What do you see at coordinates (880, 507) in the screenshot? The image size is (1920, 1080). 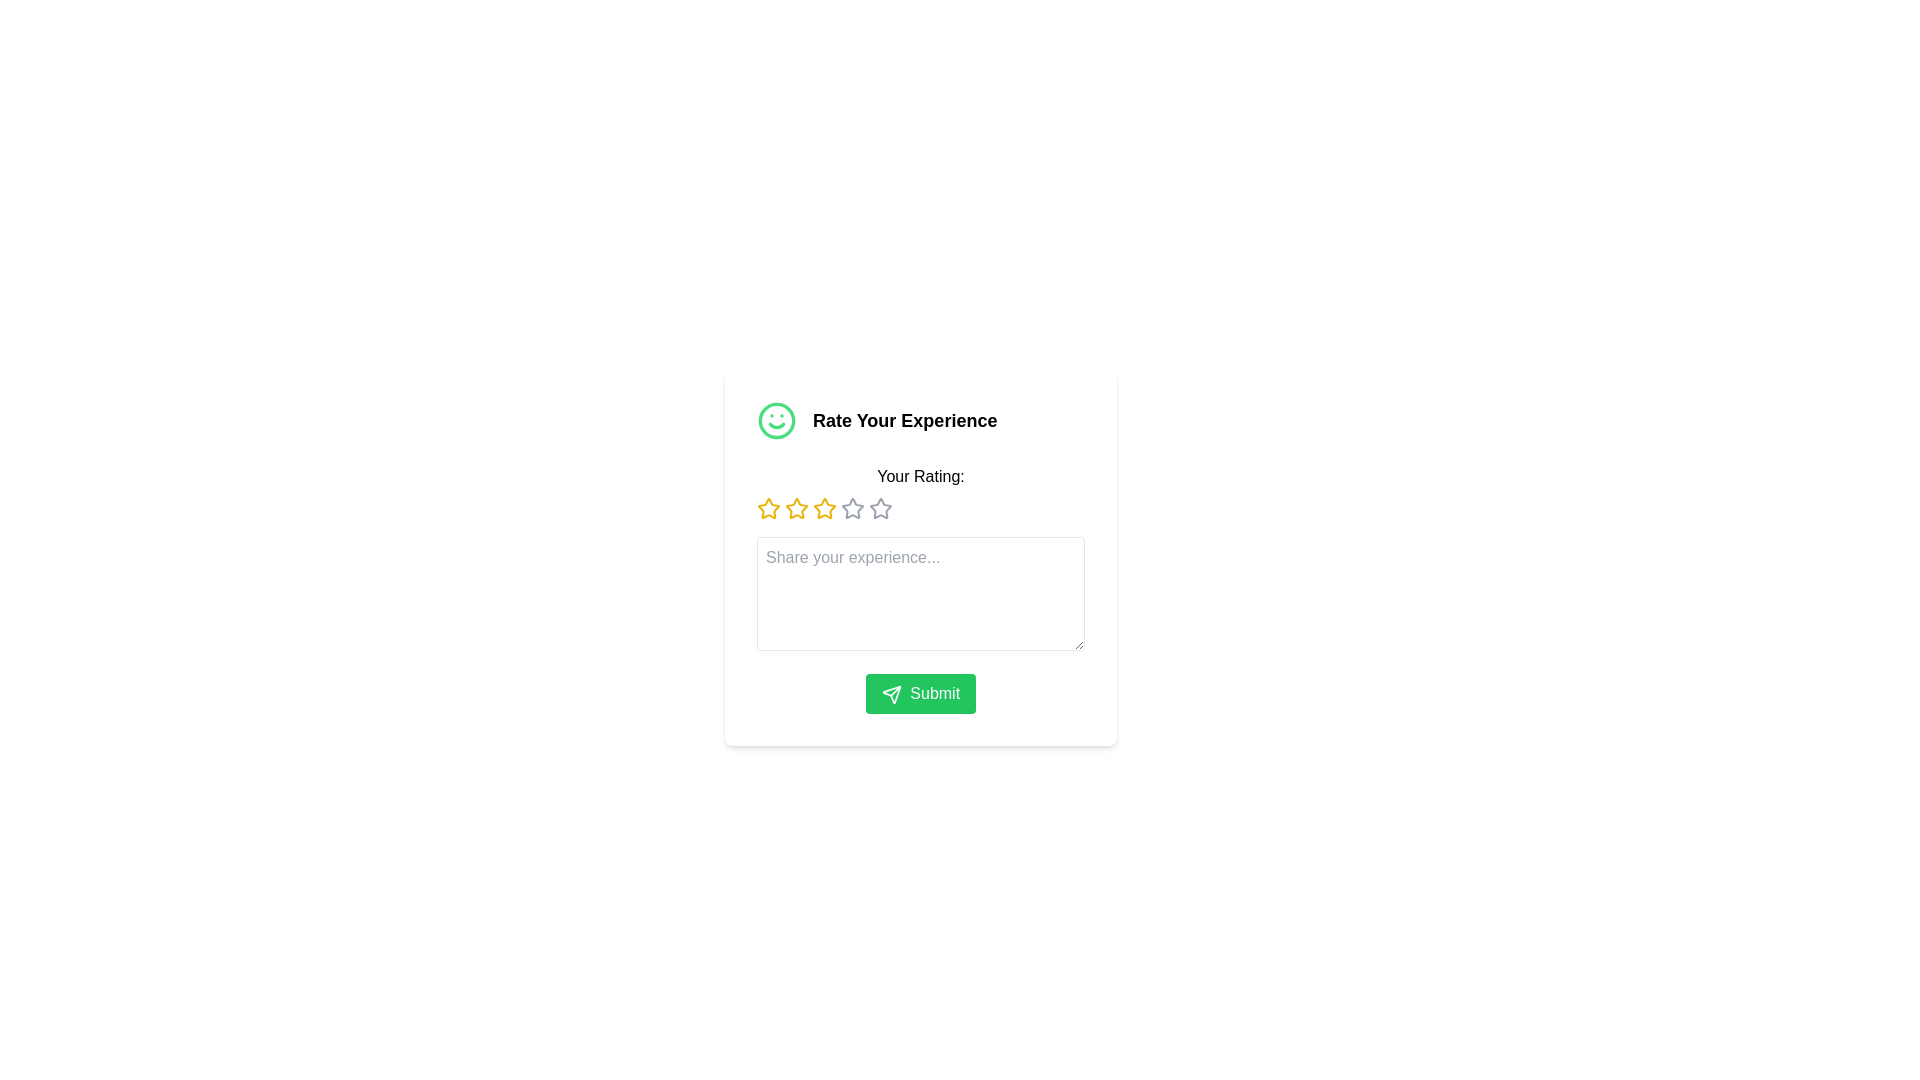 I see `the fourth star icon in the rating bar located under the 'Your Rating:' label` at bounding box center [880, 507].